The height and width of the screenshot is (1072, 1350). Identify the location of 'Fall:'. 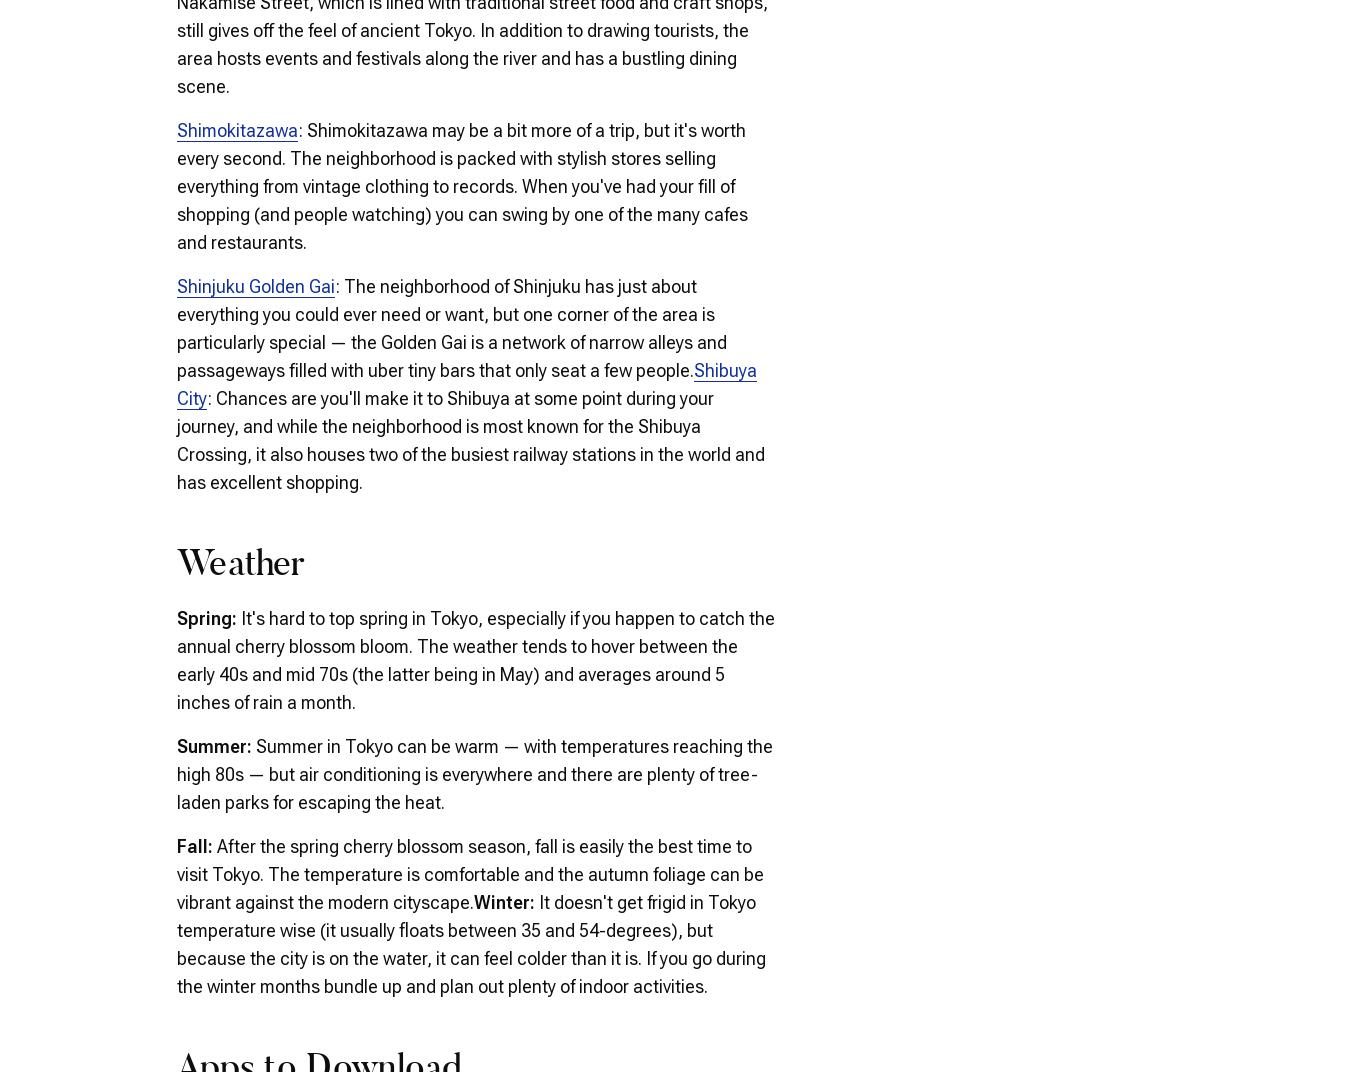
(176, 844).